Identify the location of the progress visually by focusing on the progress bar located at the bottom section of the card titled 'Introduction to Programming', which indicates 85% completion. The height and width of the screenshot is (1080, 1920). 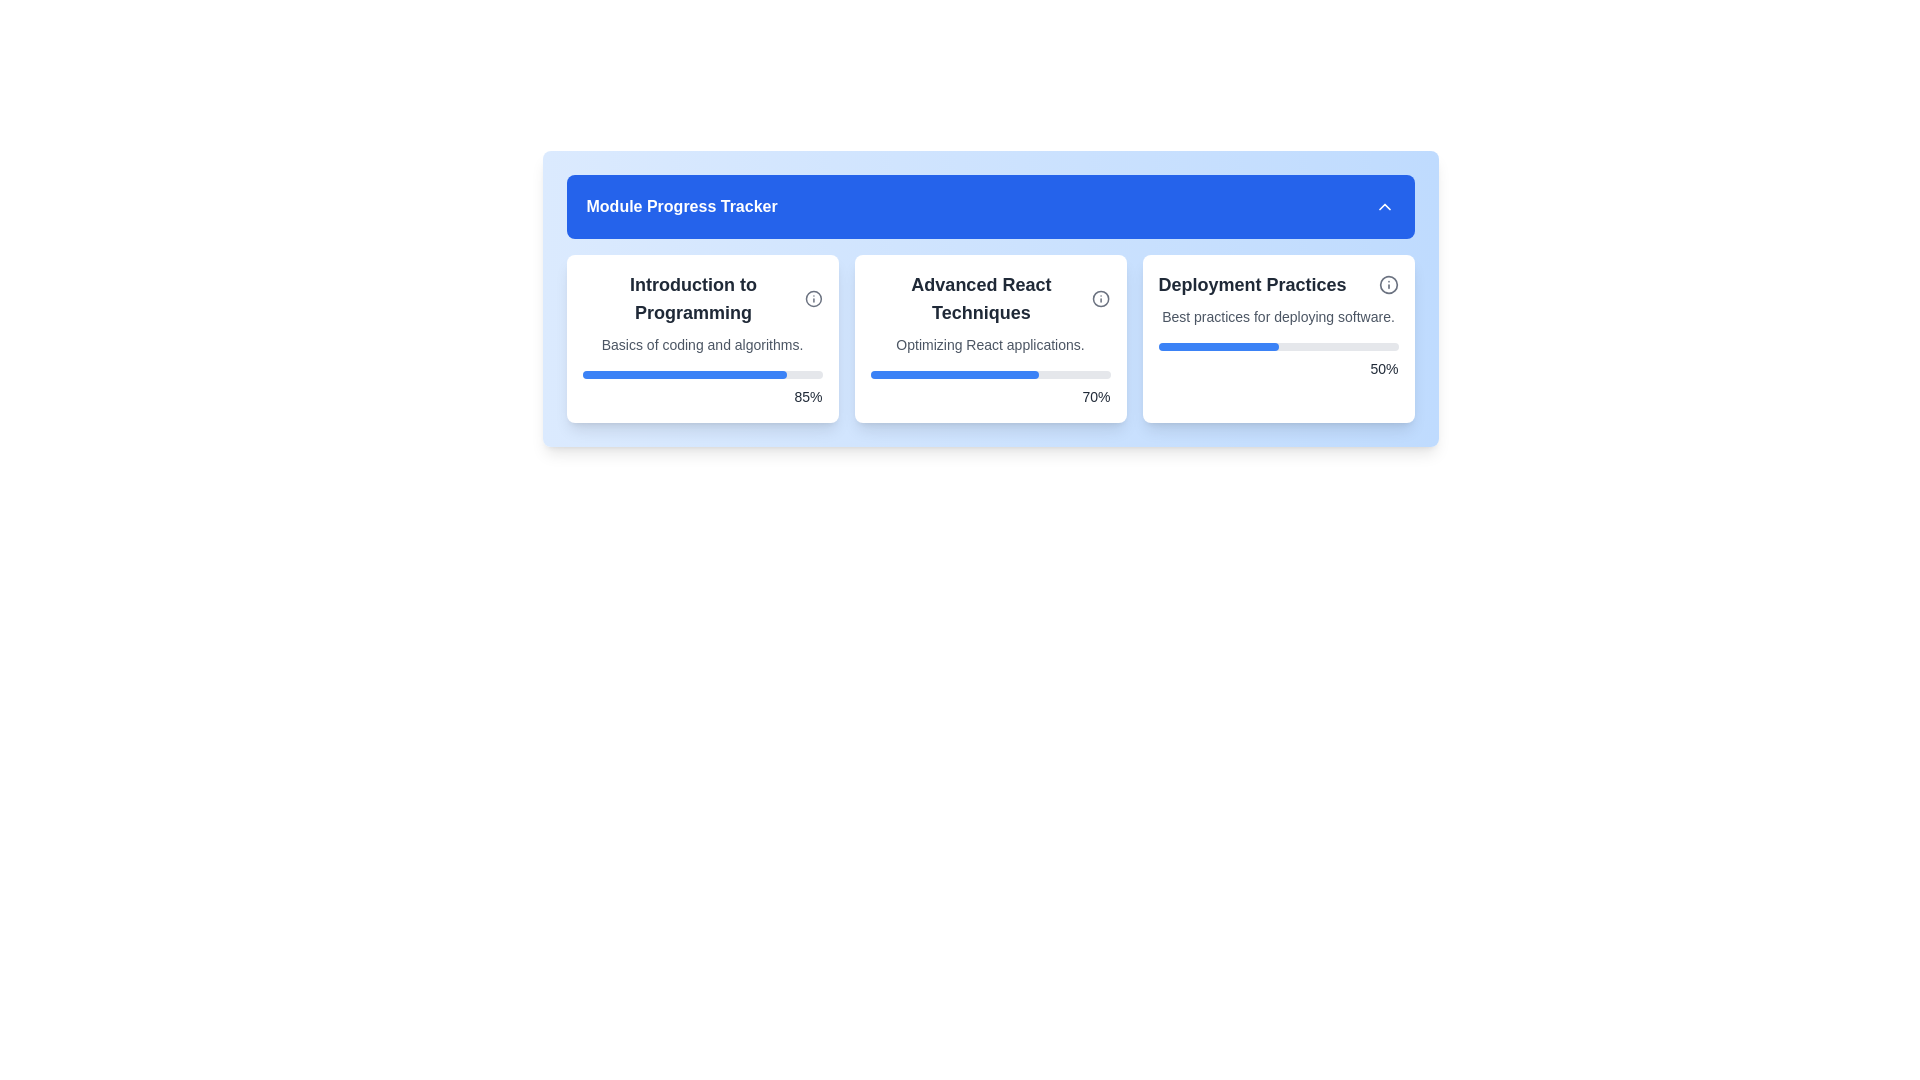
(702, 374).